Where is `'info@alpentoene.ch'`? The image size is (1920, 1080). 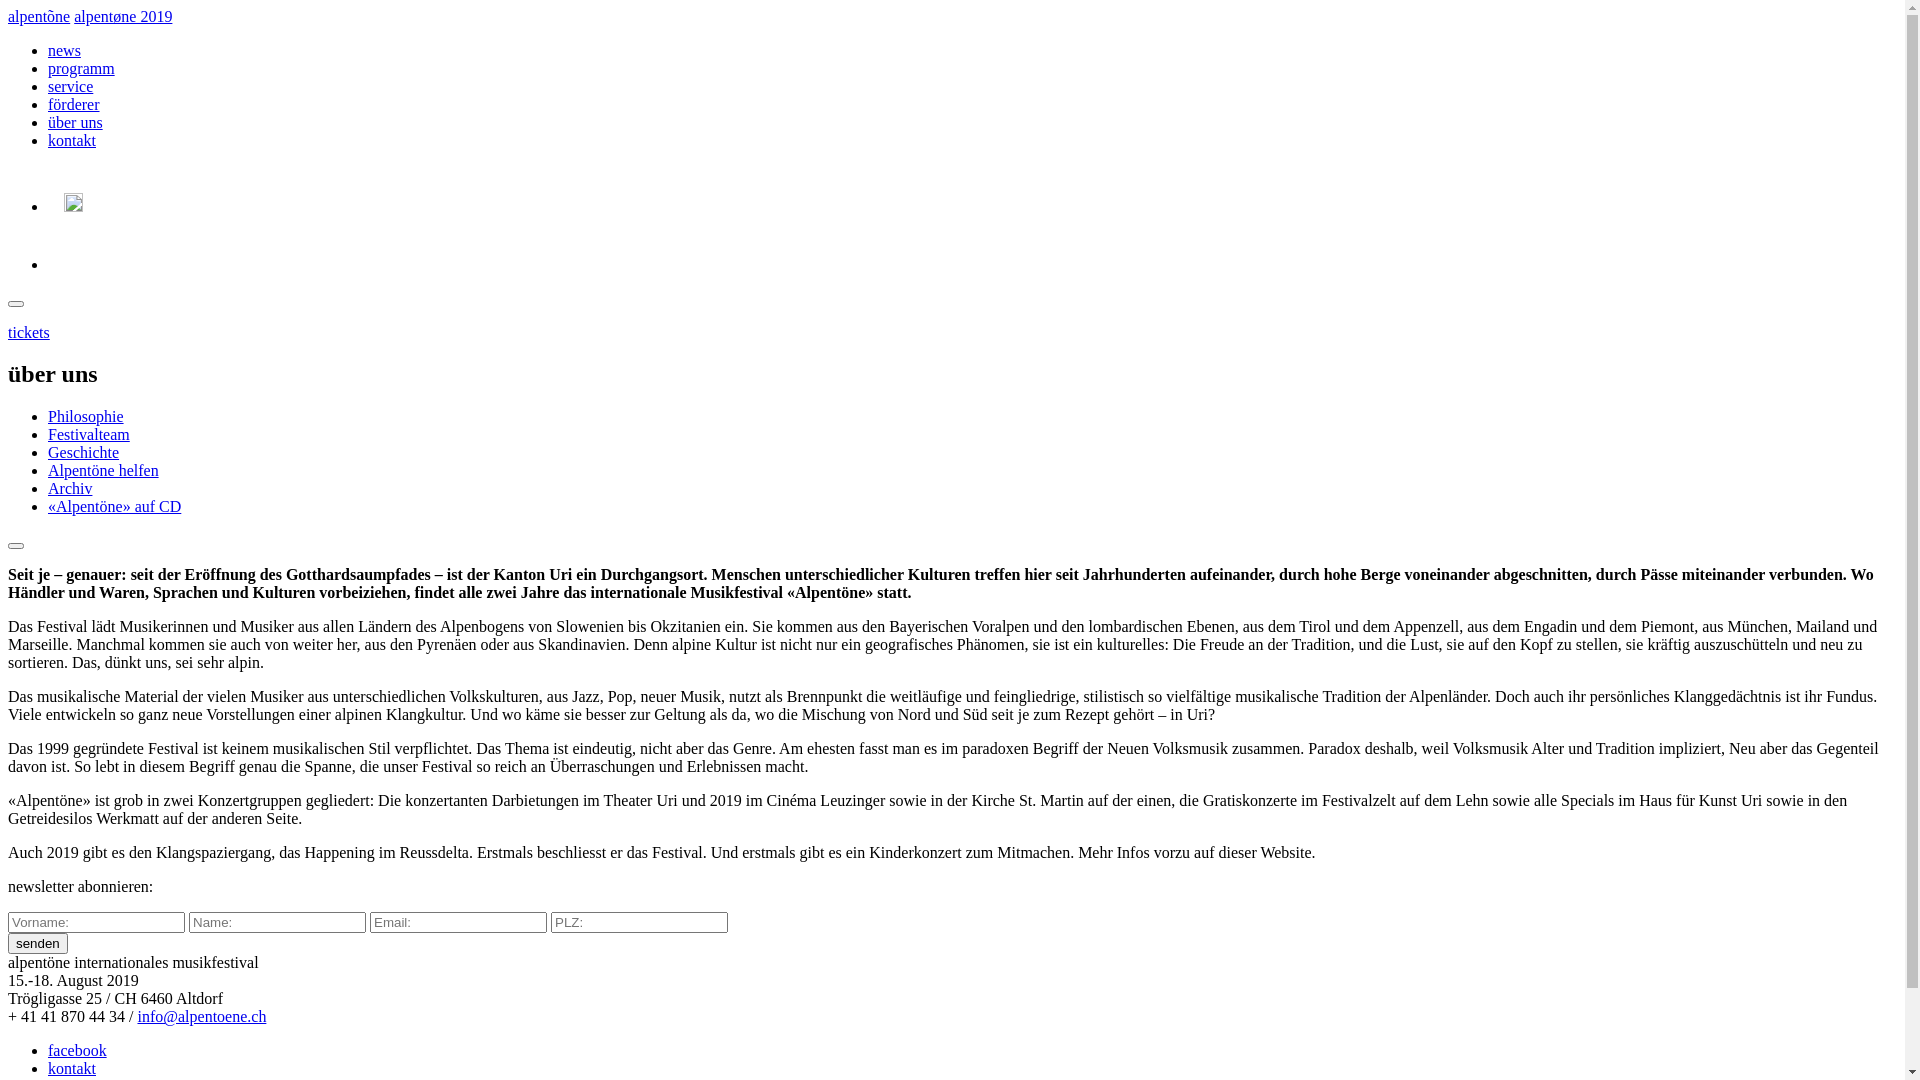 'info@alpentoene.ch' is located at coordinates (201, 1016).